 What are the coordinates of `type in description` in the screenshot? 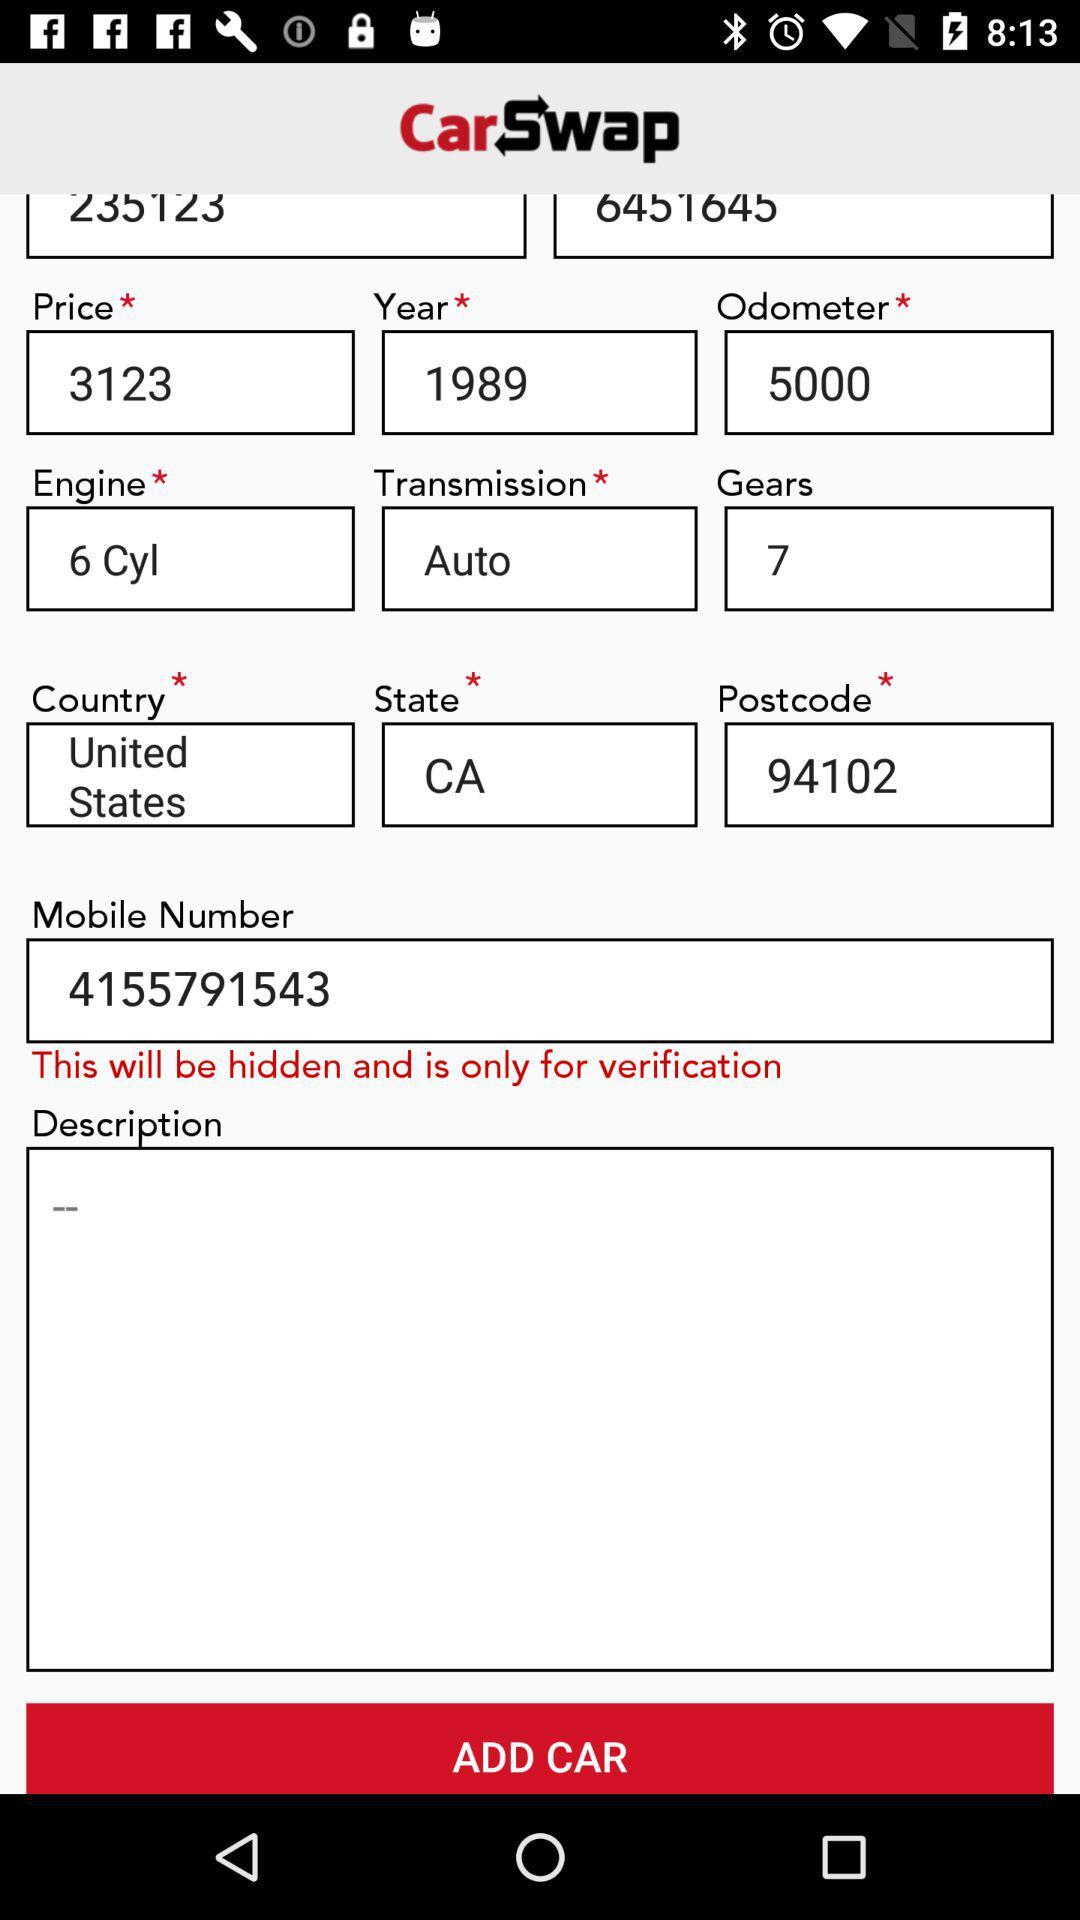 It's located at (540, 1408).